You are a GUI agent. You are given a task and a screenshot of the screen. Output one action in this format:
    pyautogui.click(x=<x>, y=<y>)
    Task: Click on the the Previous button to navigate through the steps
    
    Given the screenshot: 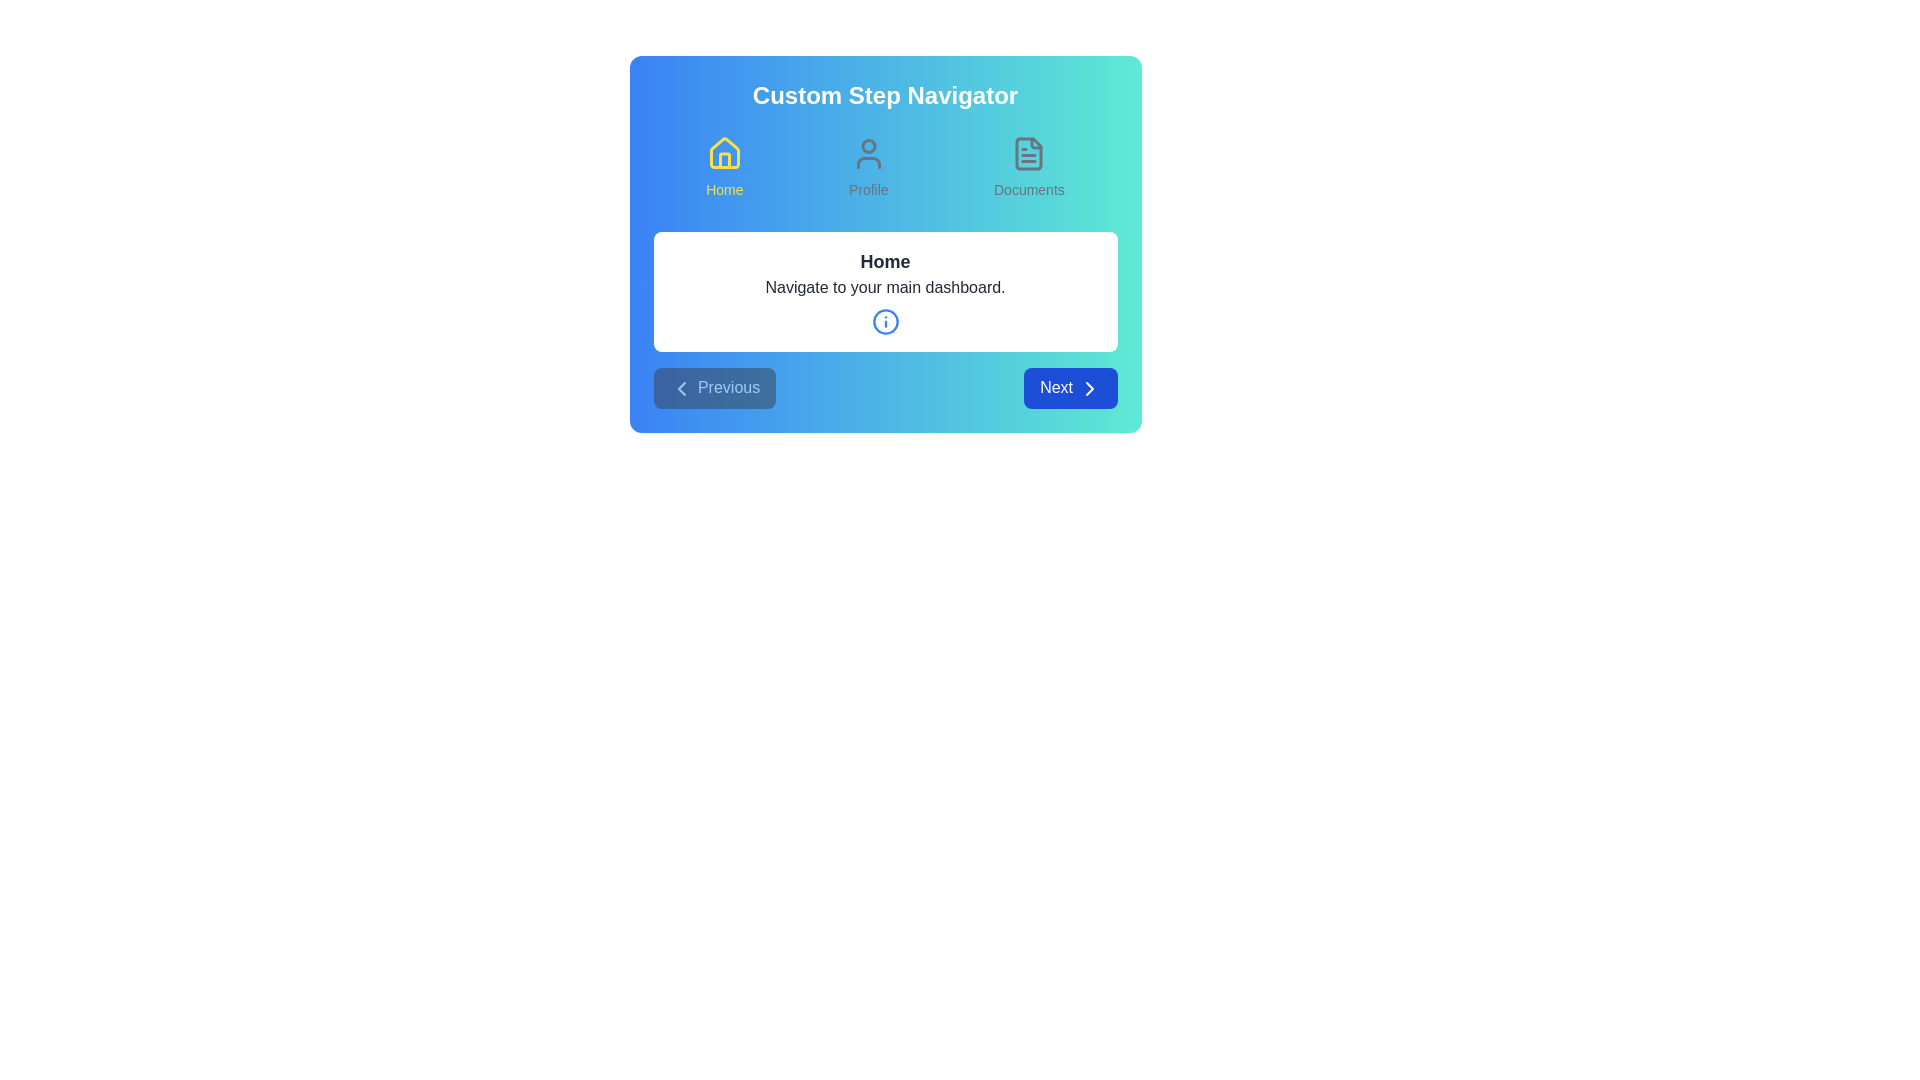 What is the action you would take?
    pyautogui.click(x=714, y=388)
    